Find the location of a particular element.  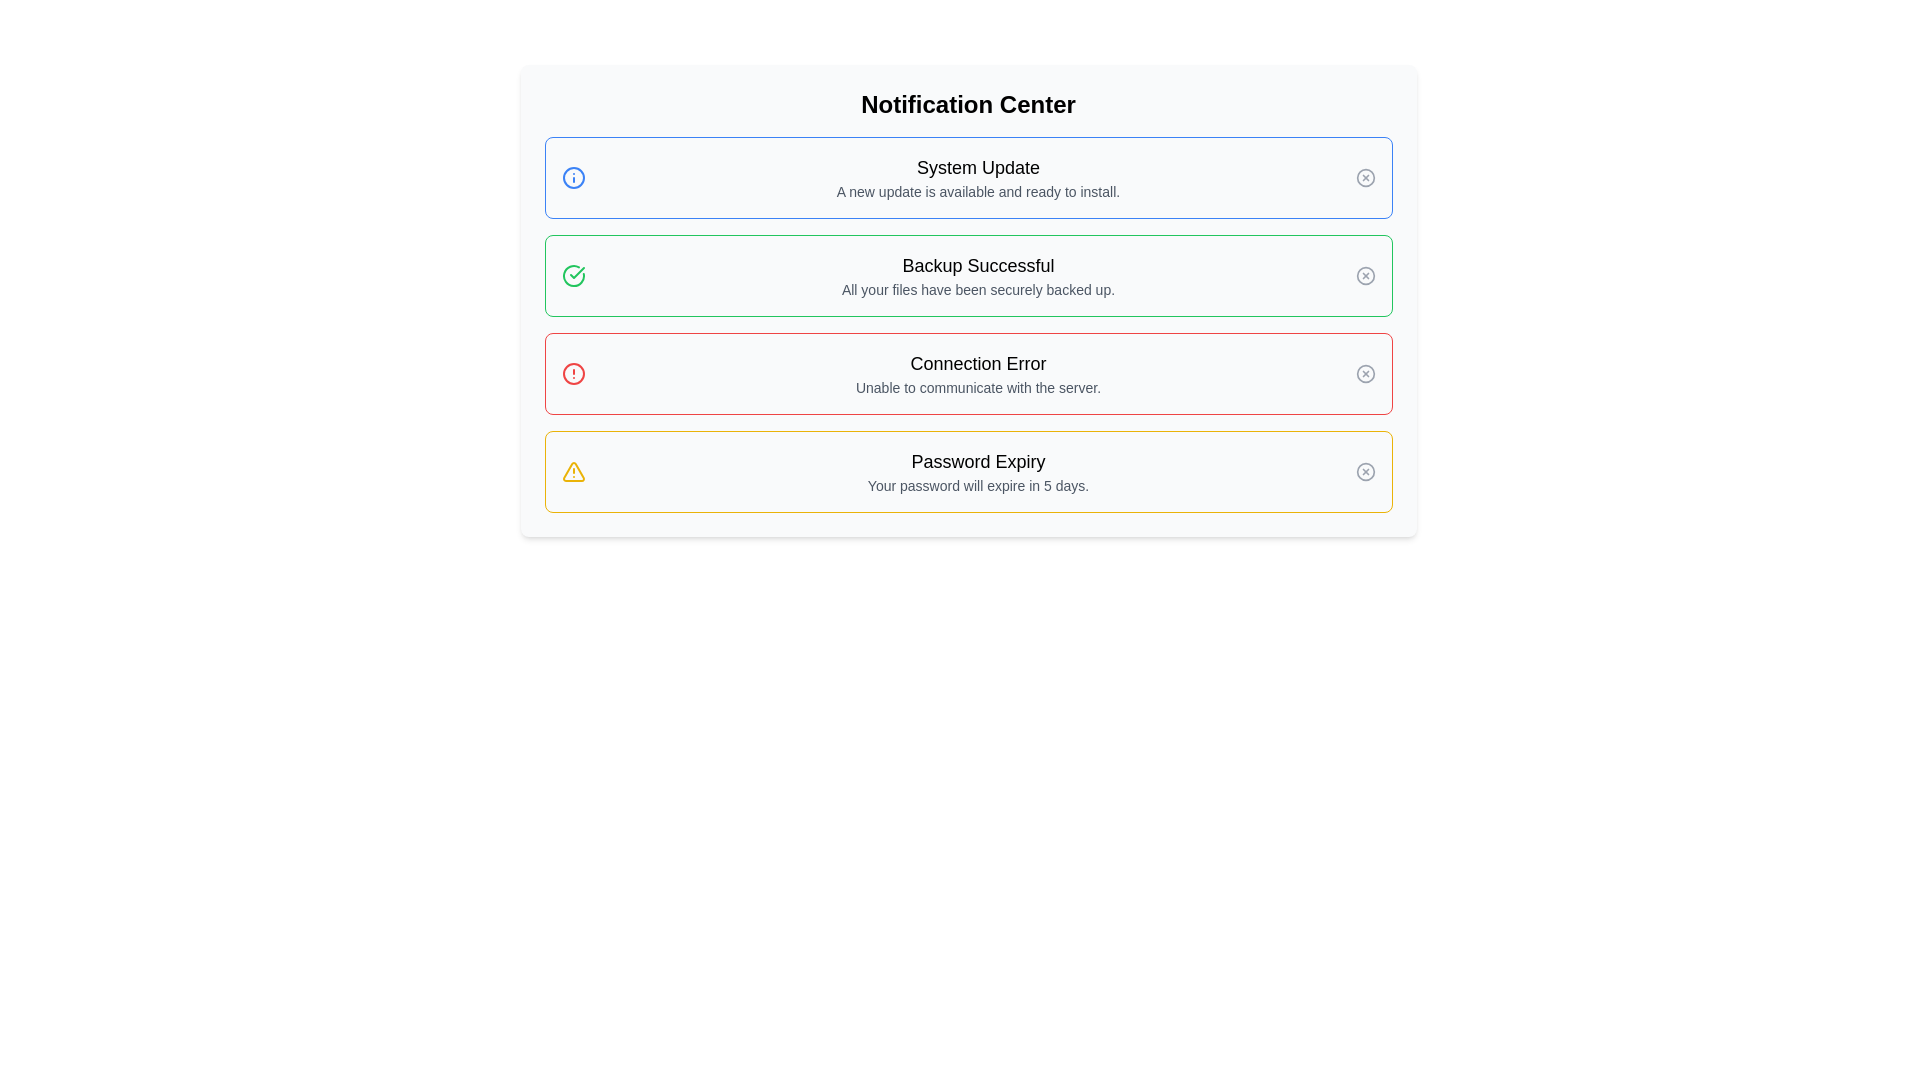

the yellow triangular alert icon located in the fourth notification panel, near the text 'Password Expiry Your password will expire in 5 days.' to see more details is located at coordinates (572, 471).